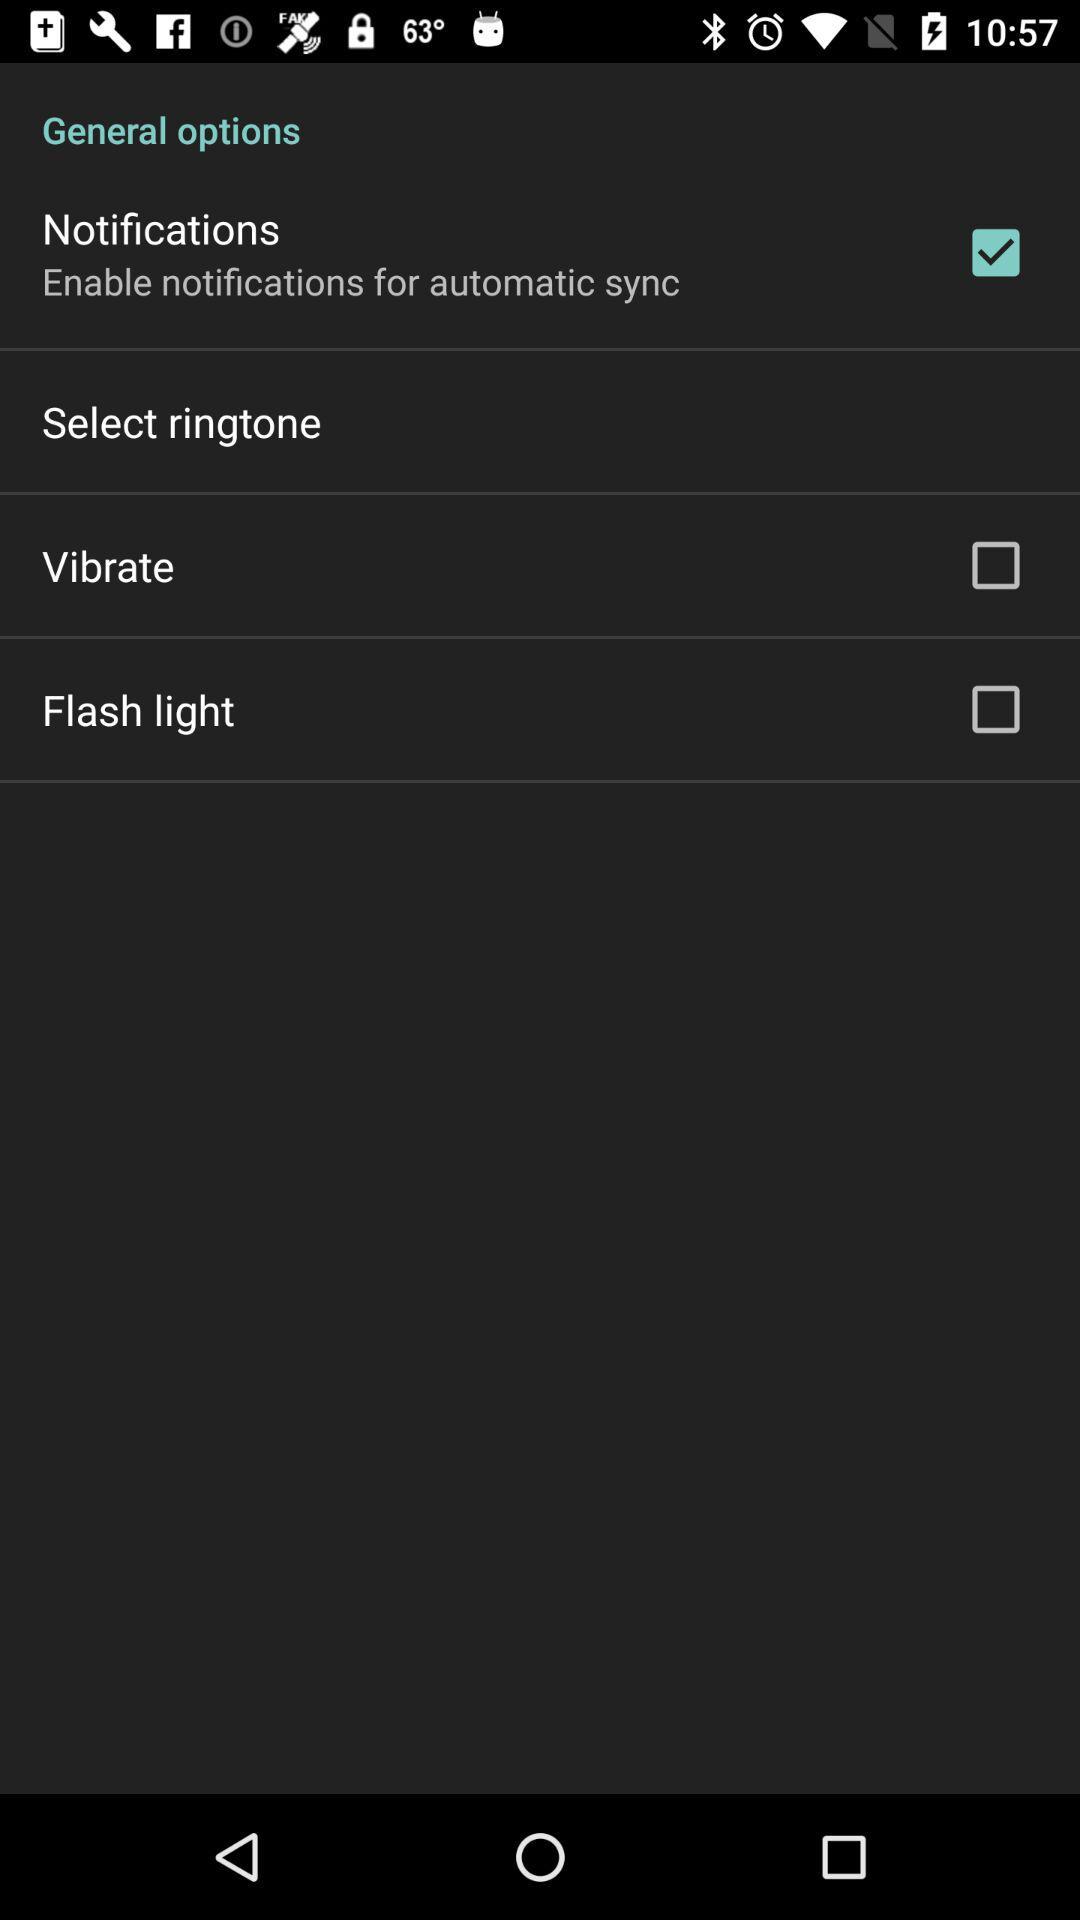 This screenshot has height=1920, width=1080. What do you see at coordinates (137, 709) in the screenshot?
I see `the icon below vibrate icon` at bounding box center [137, 709].